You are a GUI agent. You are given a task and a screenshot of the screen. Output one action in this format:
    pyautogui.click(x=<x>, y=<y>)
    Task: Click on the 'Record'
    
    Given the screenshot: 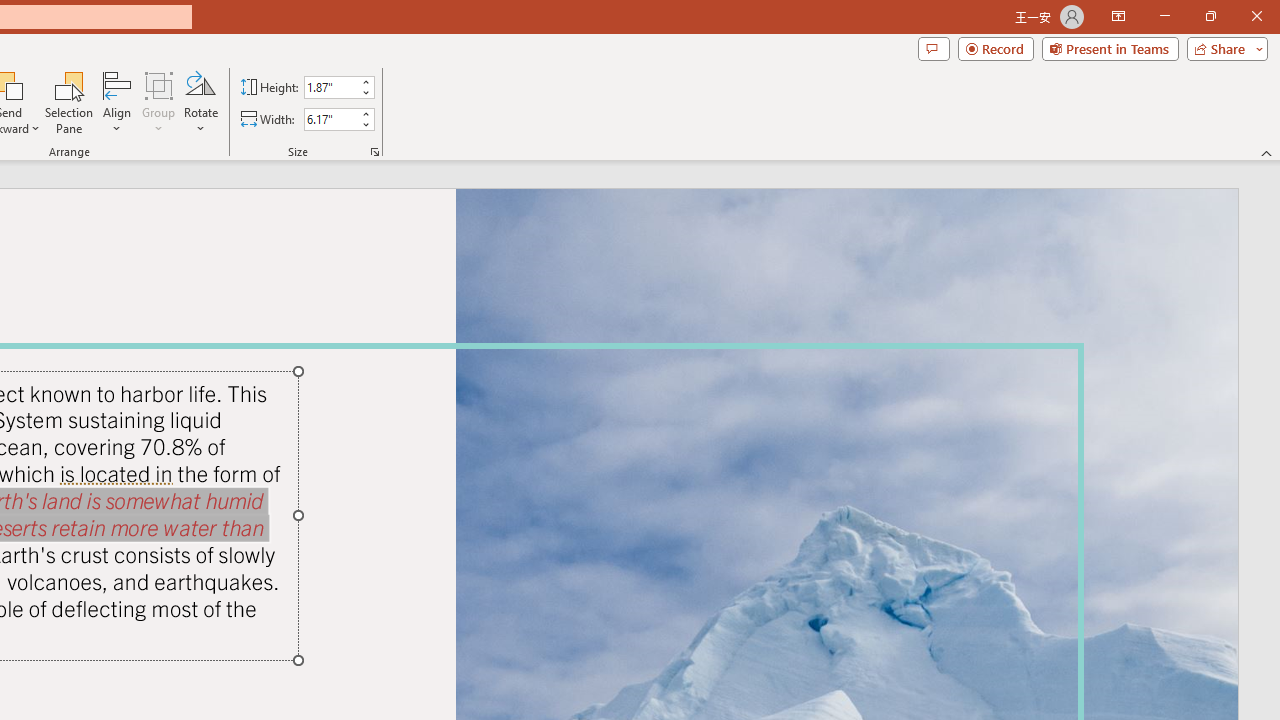 What is the action you would take?
    pyautogui.click(x=995, y=47)
    